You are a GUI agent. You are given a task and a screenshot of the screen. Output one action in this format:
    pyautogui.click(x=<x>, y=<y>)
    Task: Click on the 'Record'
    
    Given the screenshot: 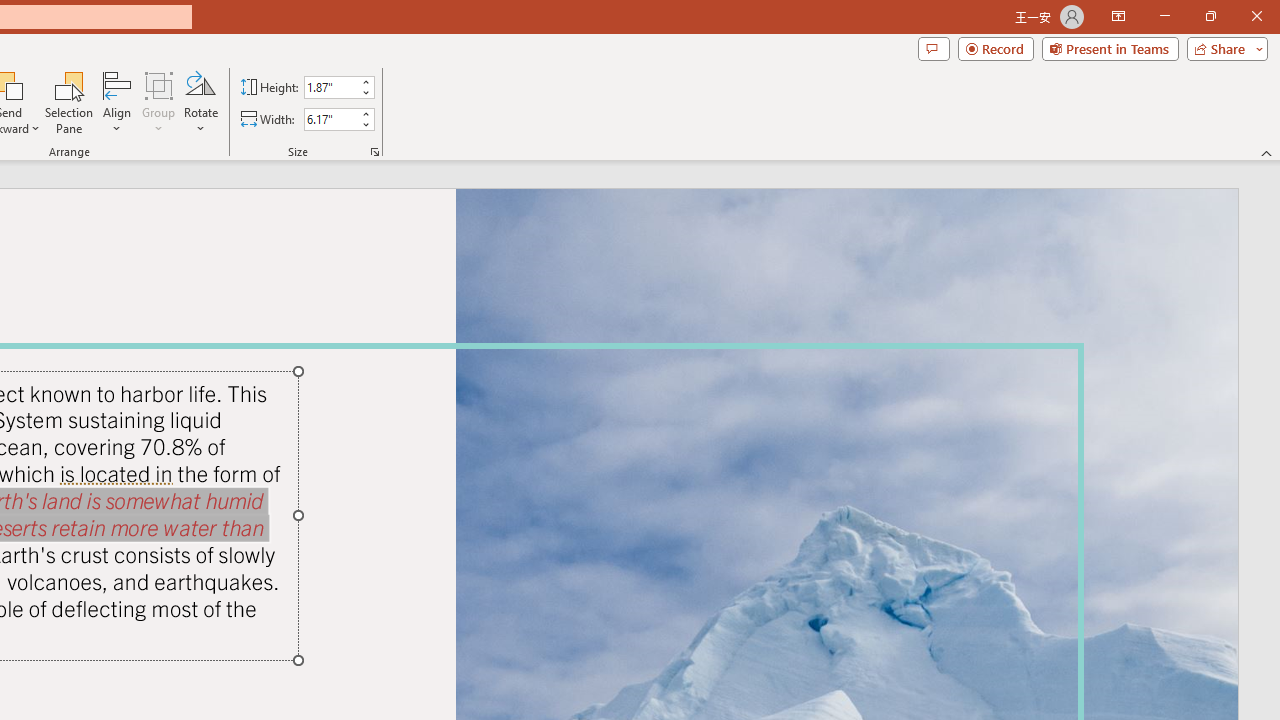 What is the action you would take?
    pyautogui.click(x=995, y=47)
    